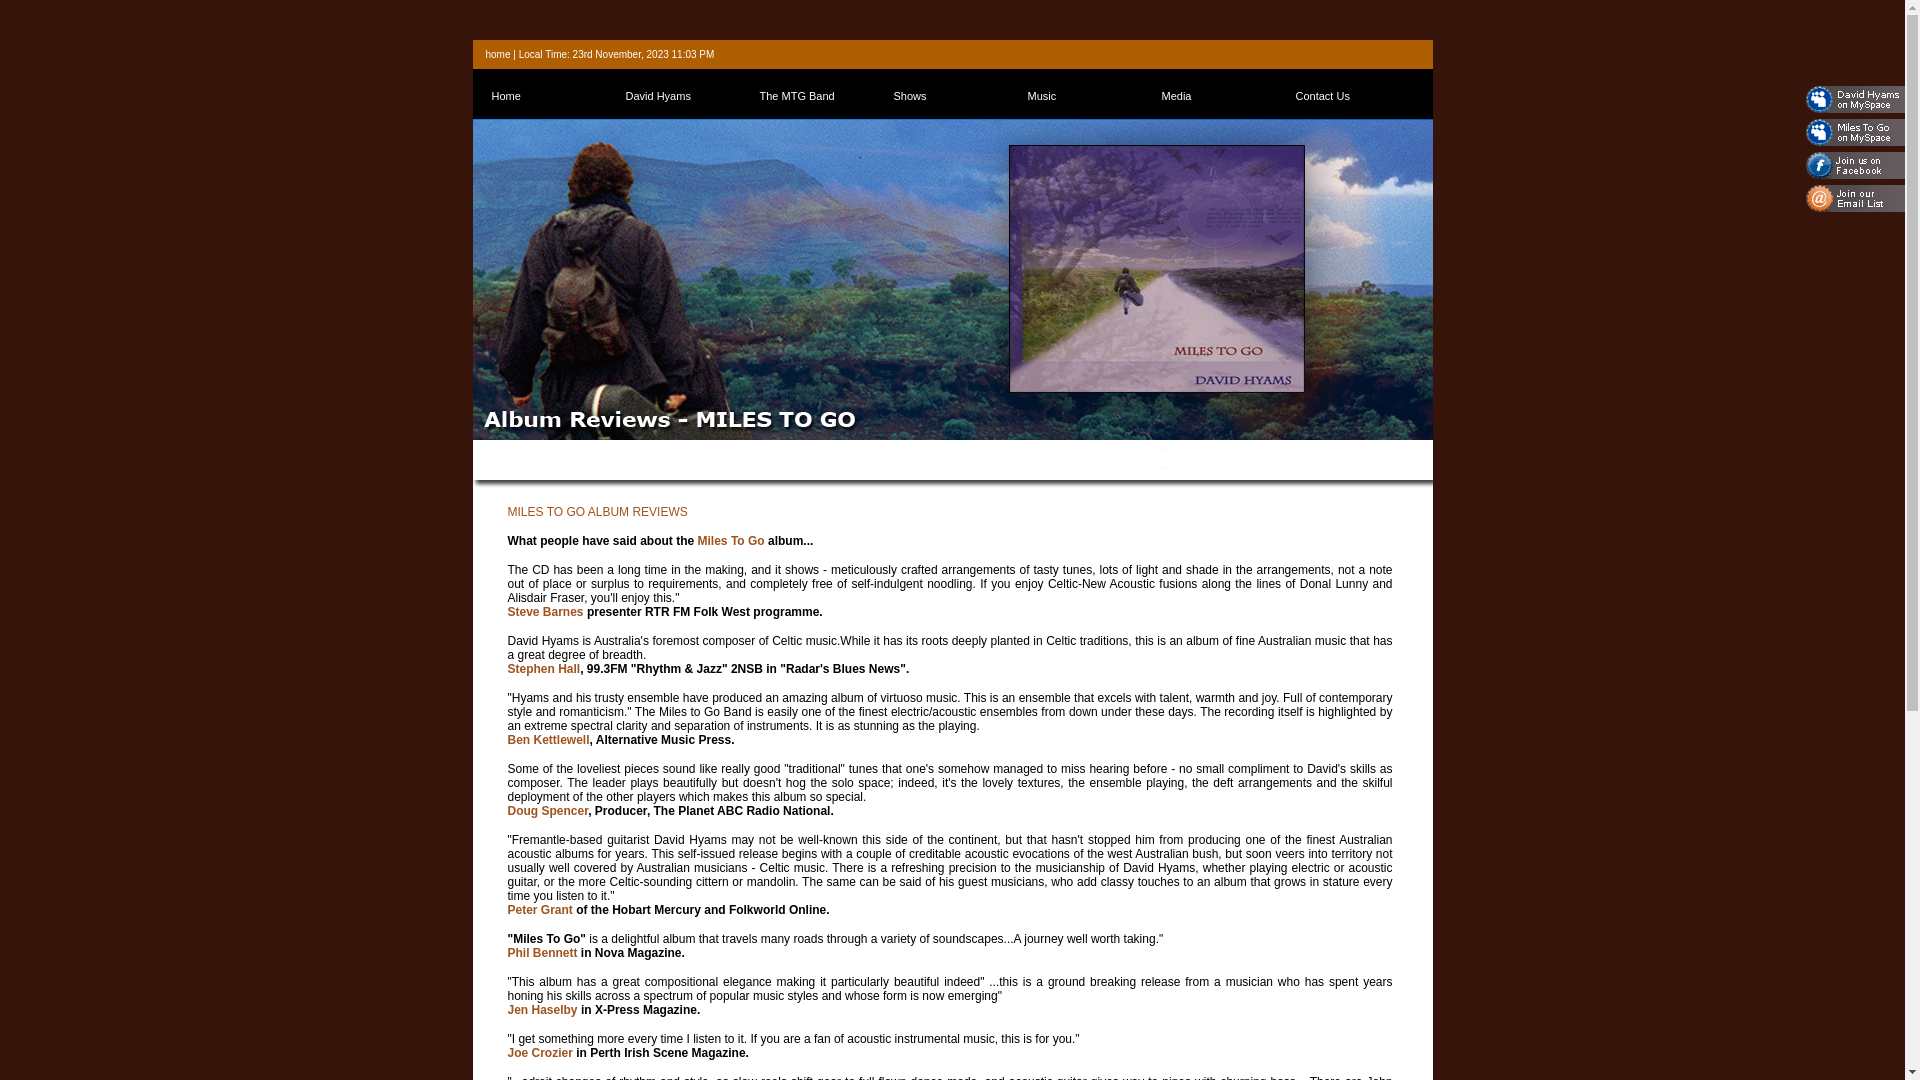  What do you see at coordinates (953, 96) in the screenshot?
I see `'Shows'` at bounding box center [953, 96].